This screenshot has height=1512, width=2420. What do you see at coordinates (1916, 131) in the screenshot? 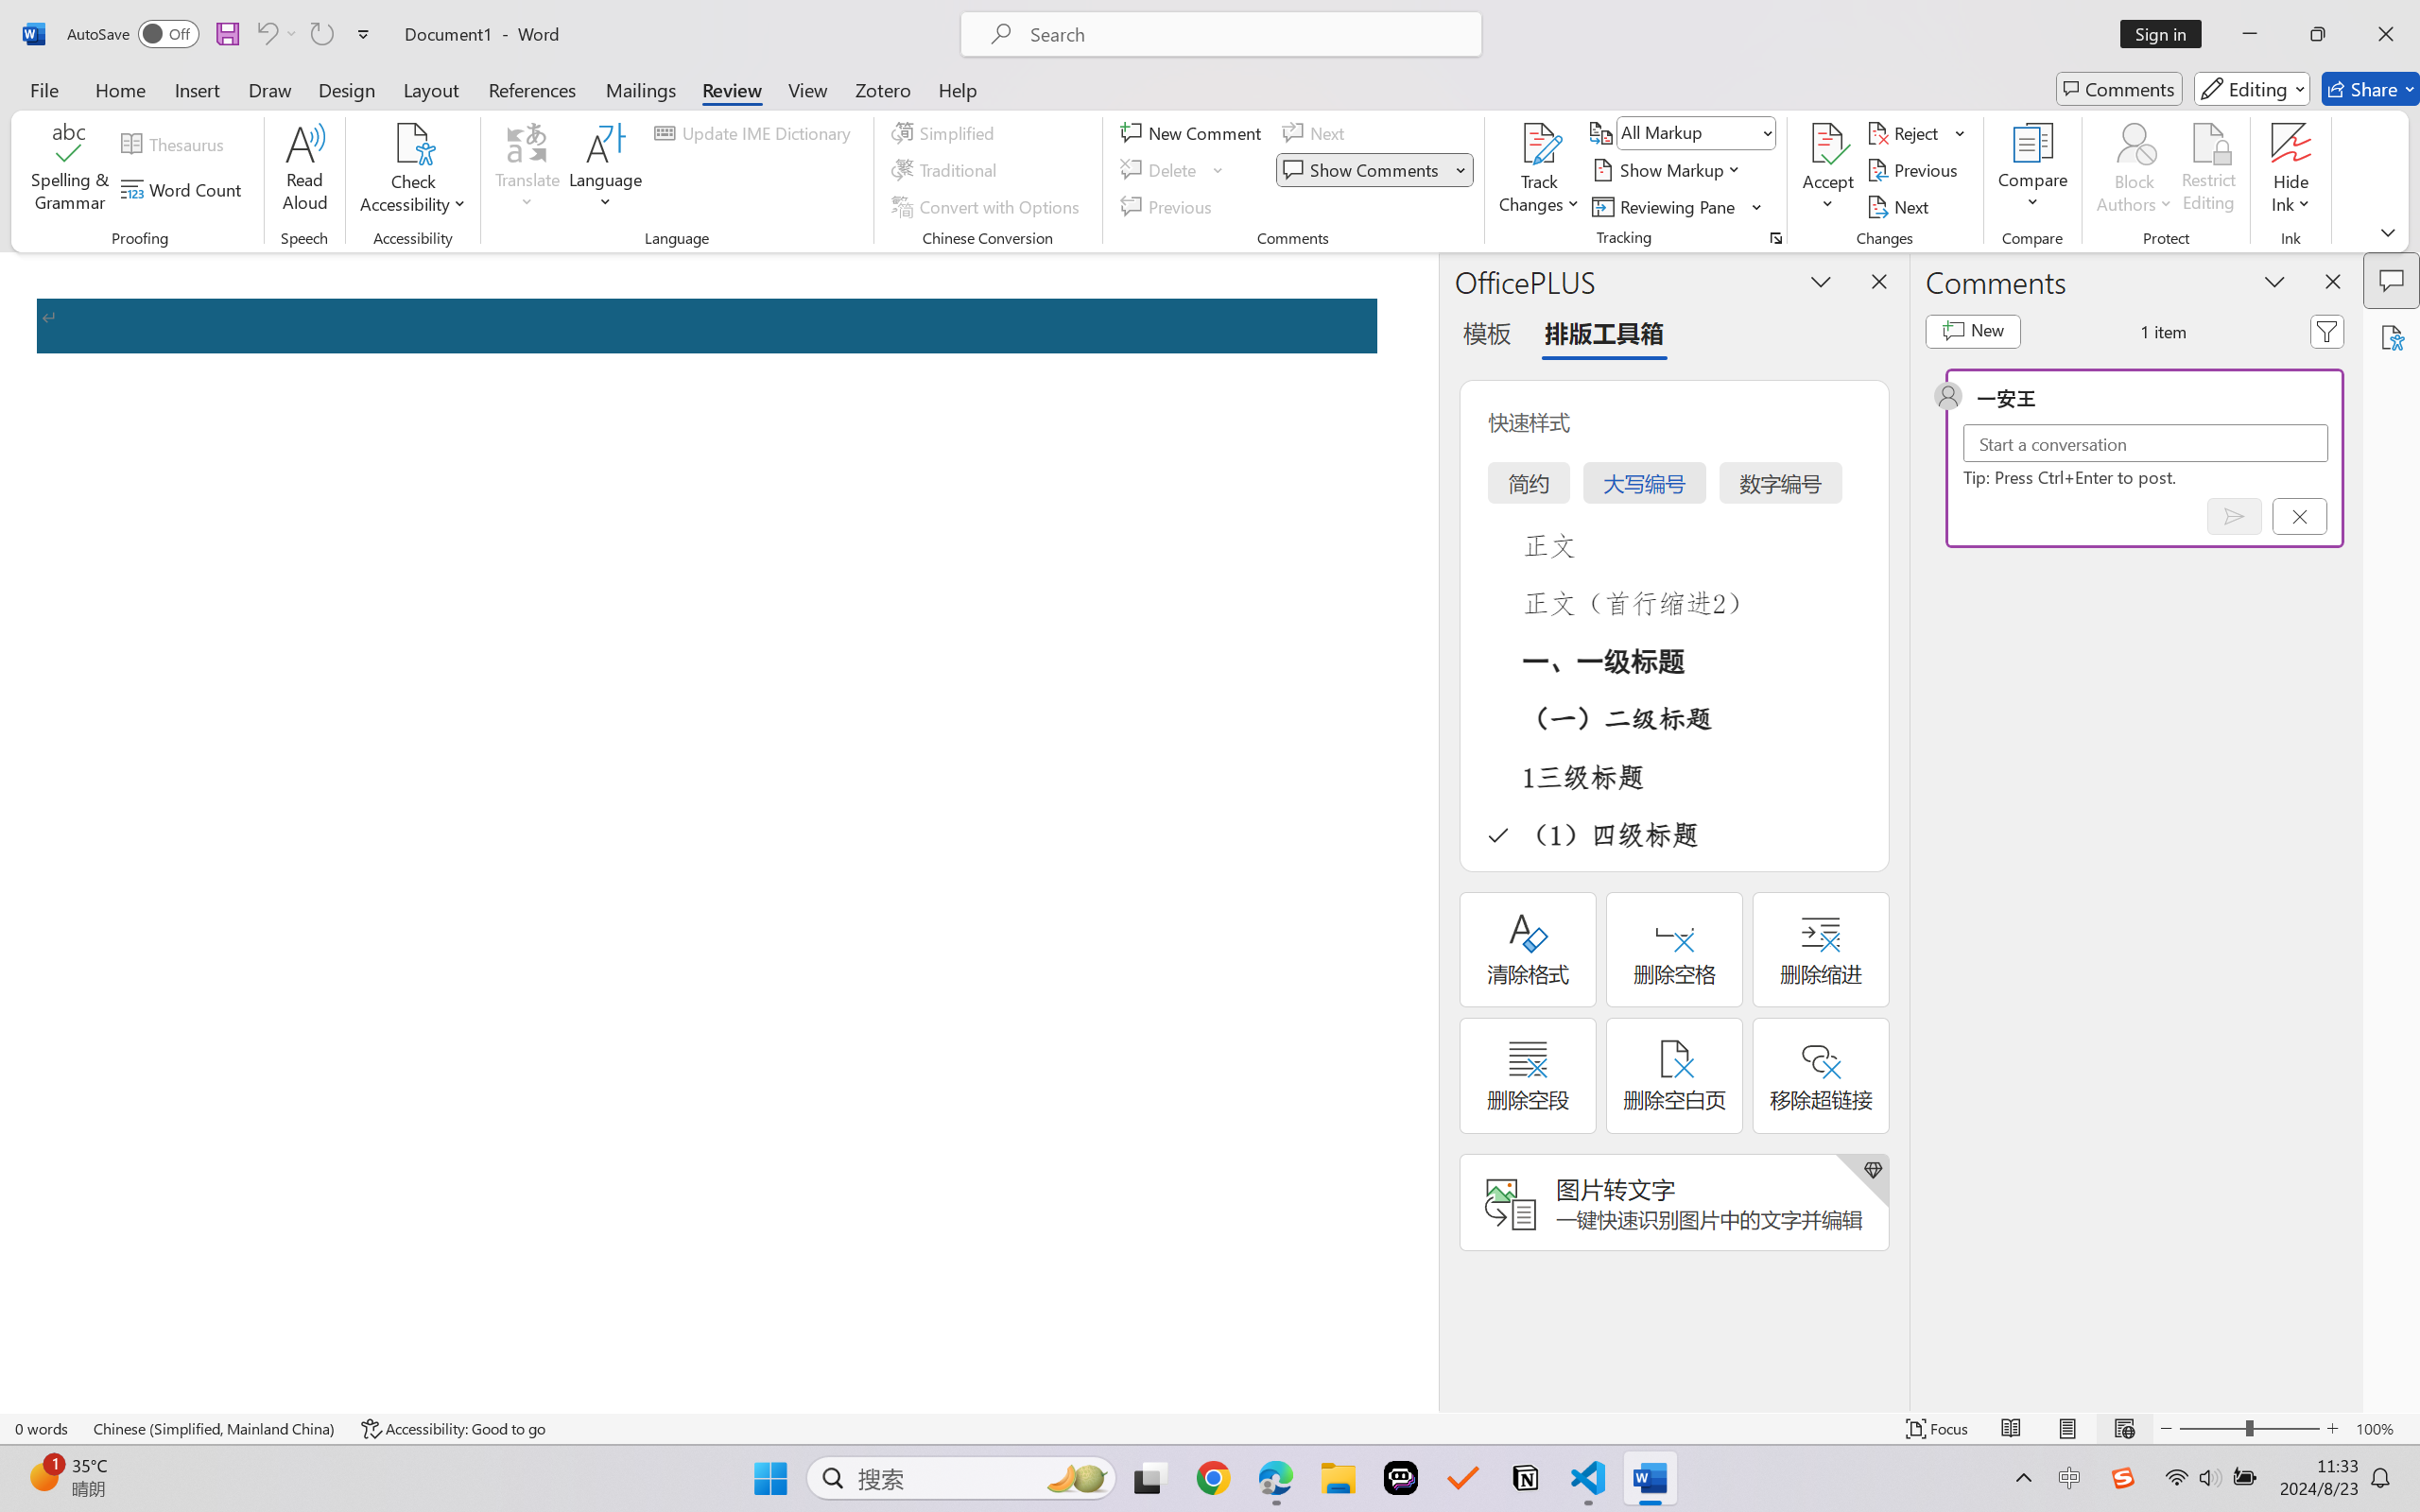
I see `'Reject'` at bounding box center [1916, 131].